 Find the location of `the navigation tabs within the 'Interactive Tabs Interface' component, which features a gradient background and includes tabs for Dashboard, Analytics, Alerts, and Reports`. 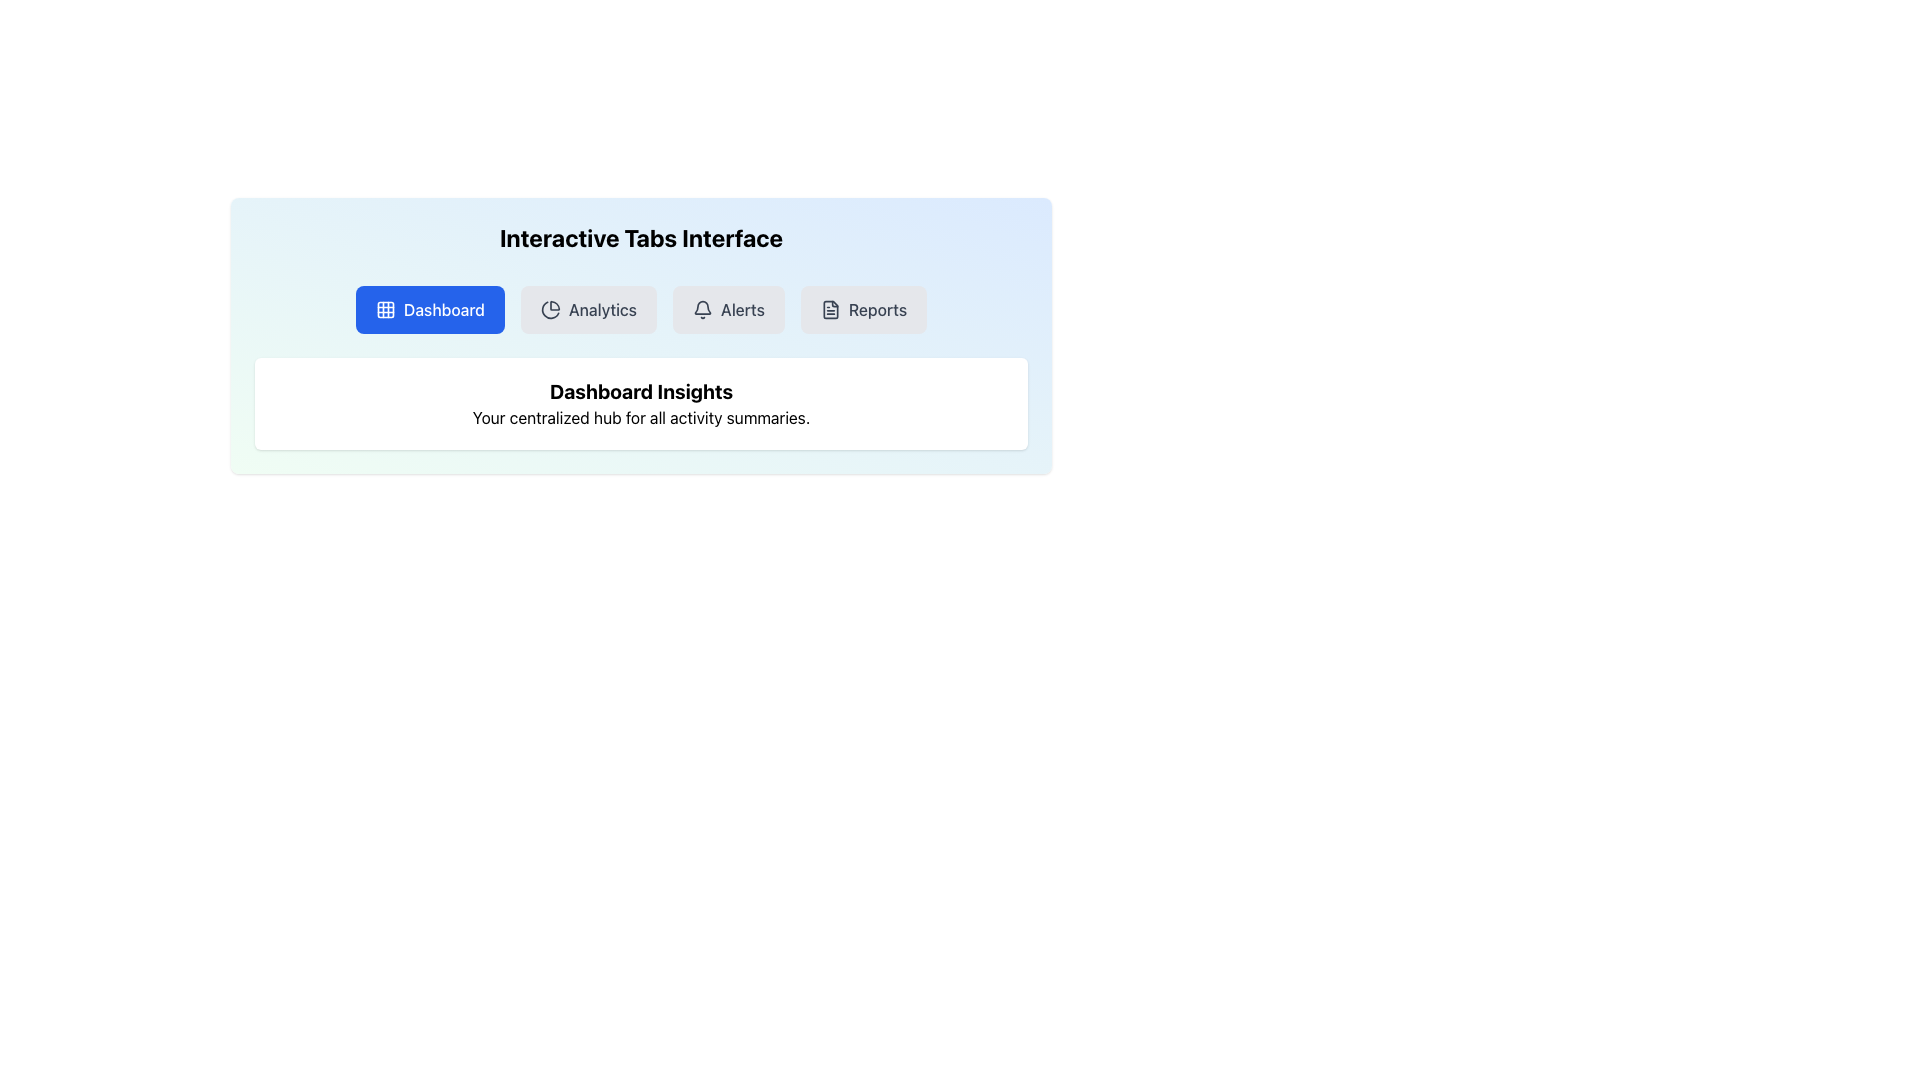

the navigation tabs within the 'Interactive Tabs Interface' component, which features a gradient background and includes tabs for Dashboard, Analytics, Alerts, and Reports is located at coordinates (641, 334).